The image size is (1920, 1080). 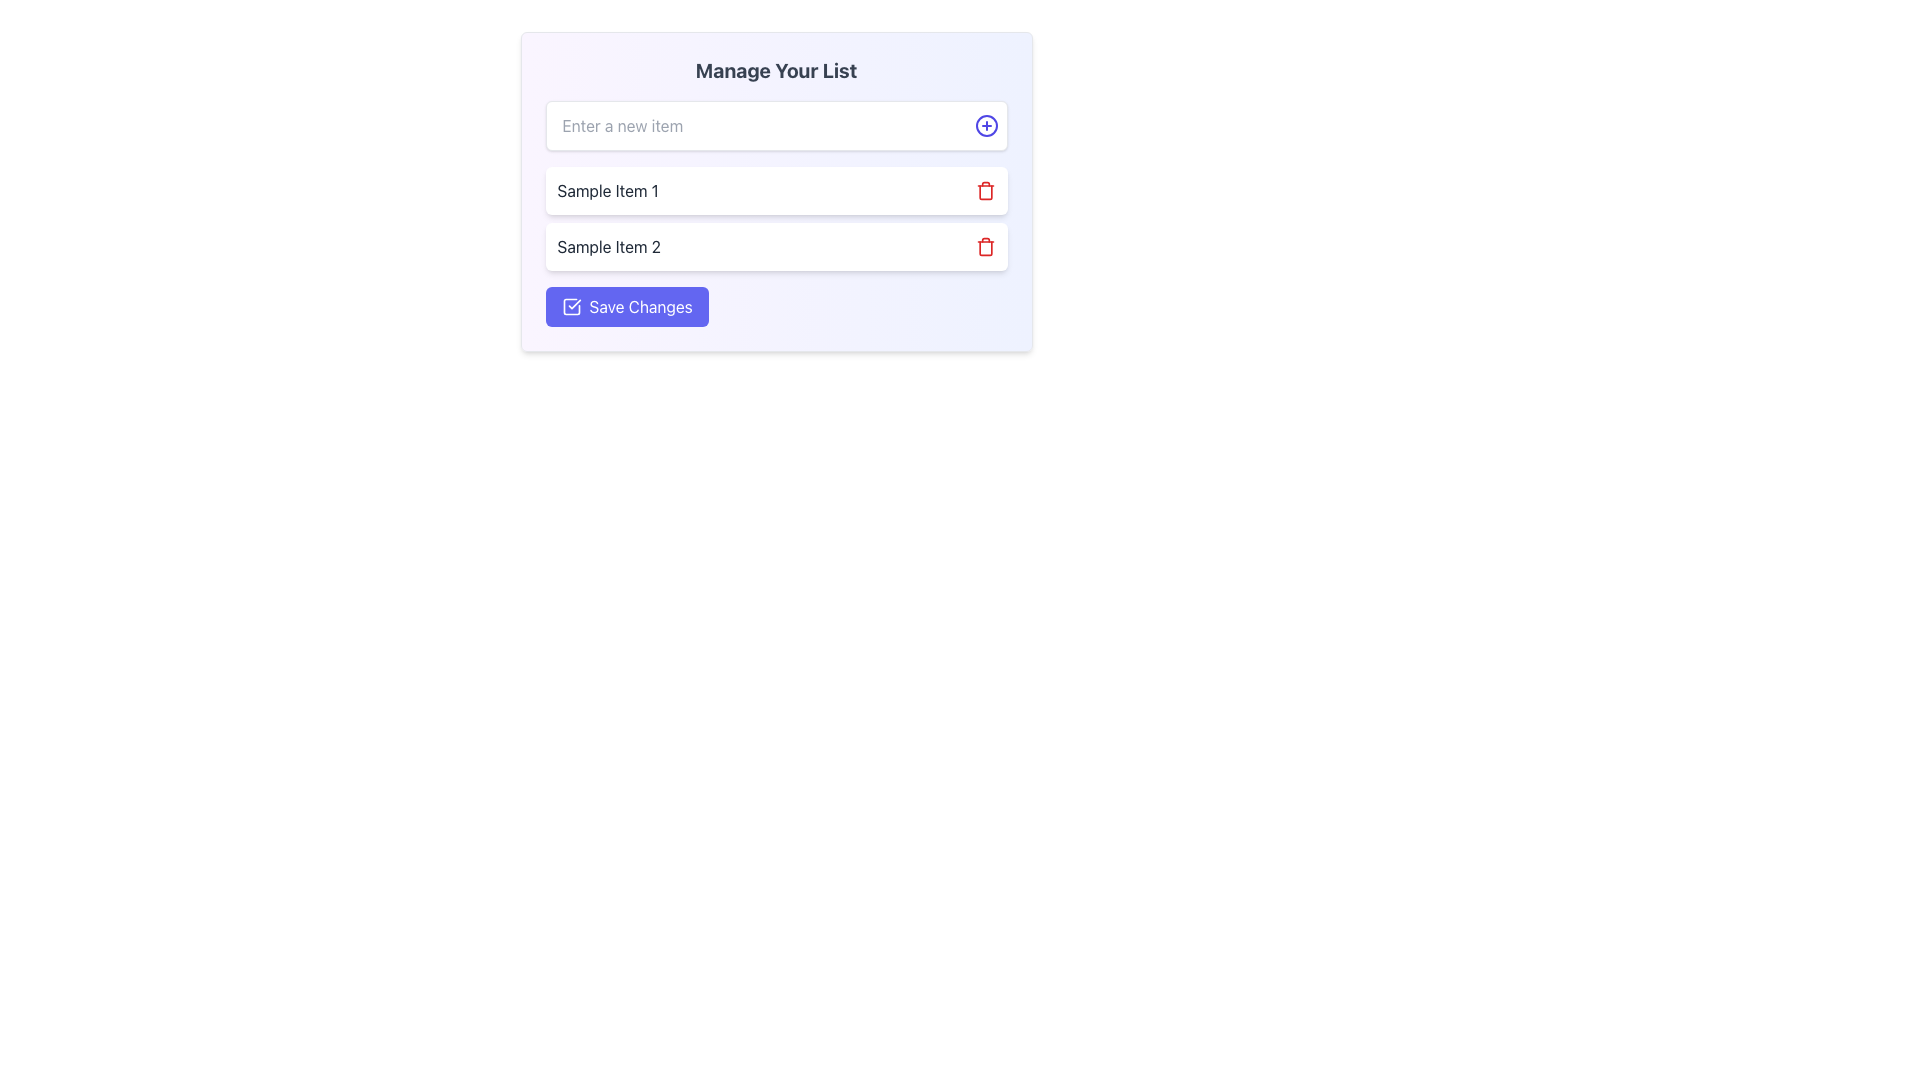 I want to click on the 'Save Changes' button with a purple background and a checkmark icon, so click(x=626, y=307).